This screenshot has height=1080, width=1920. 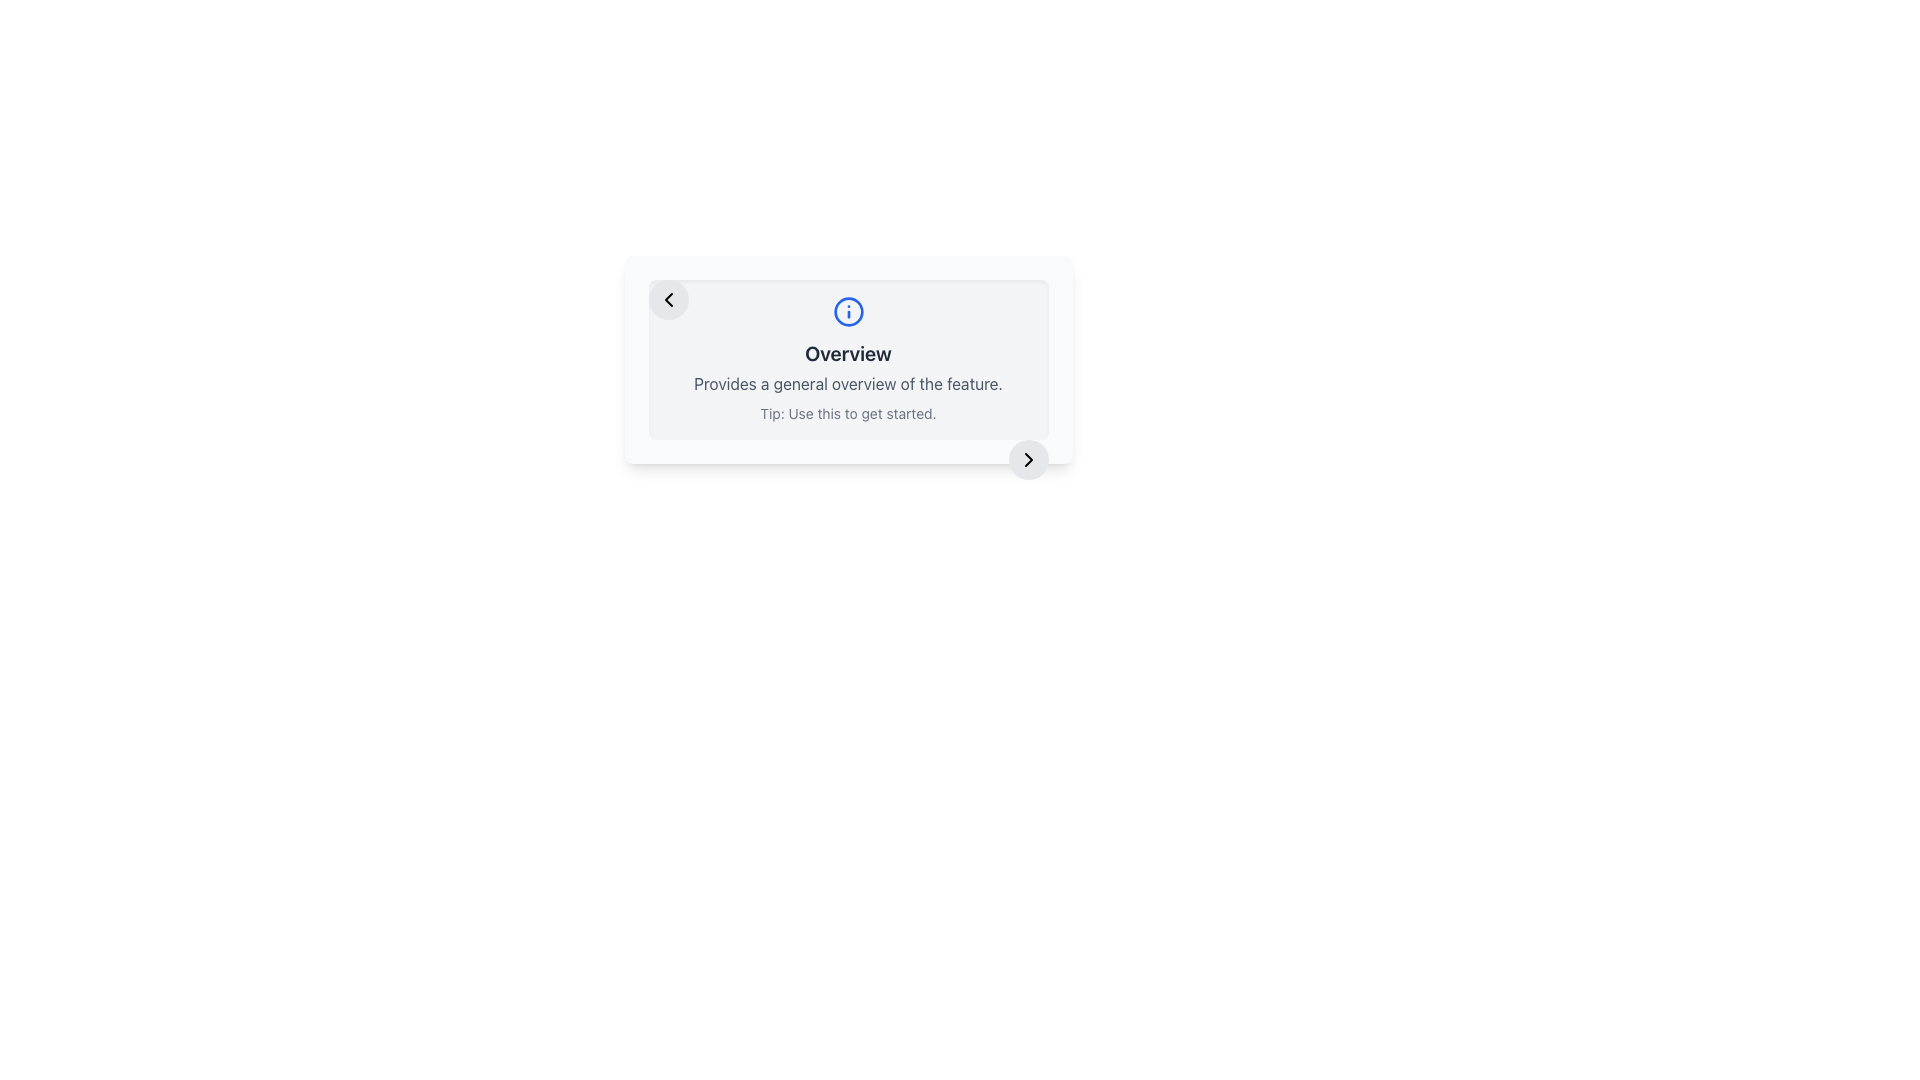 I want to click on the text label that reads 'Provides a general overview of the feature.' which is styled in gray and located below the title 'Overview', so click(x=848, y=384).